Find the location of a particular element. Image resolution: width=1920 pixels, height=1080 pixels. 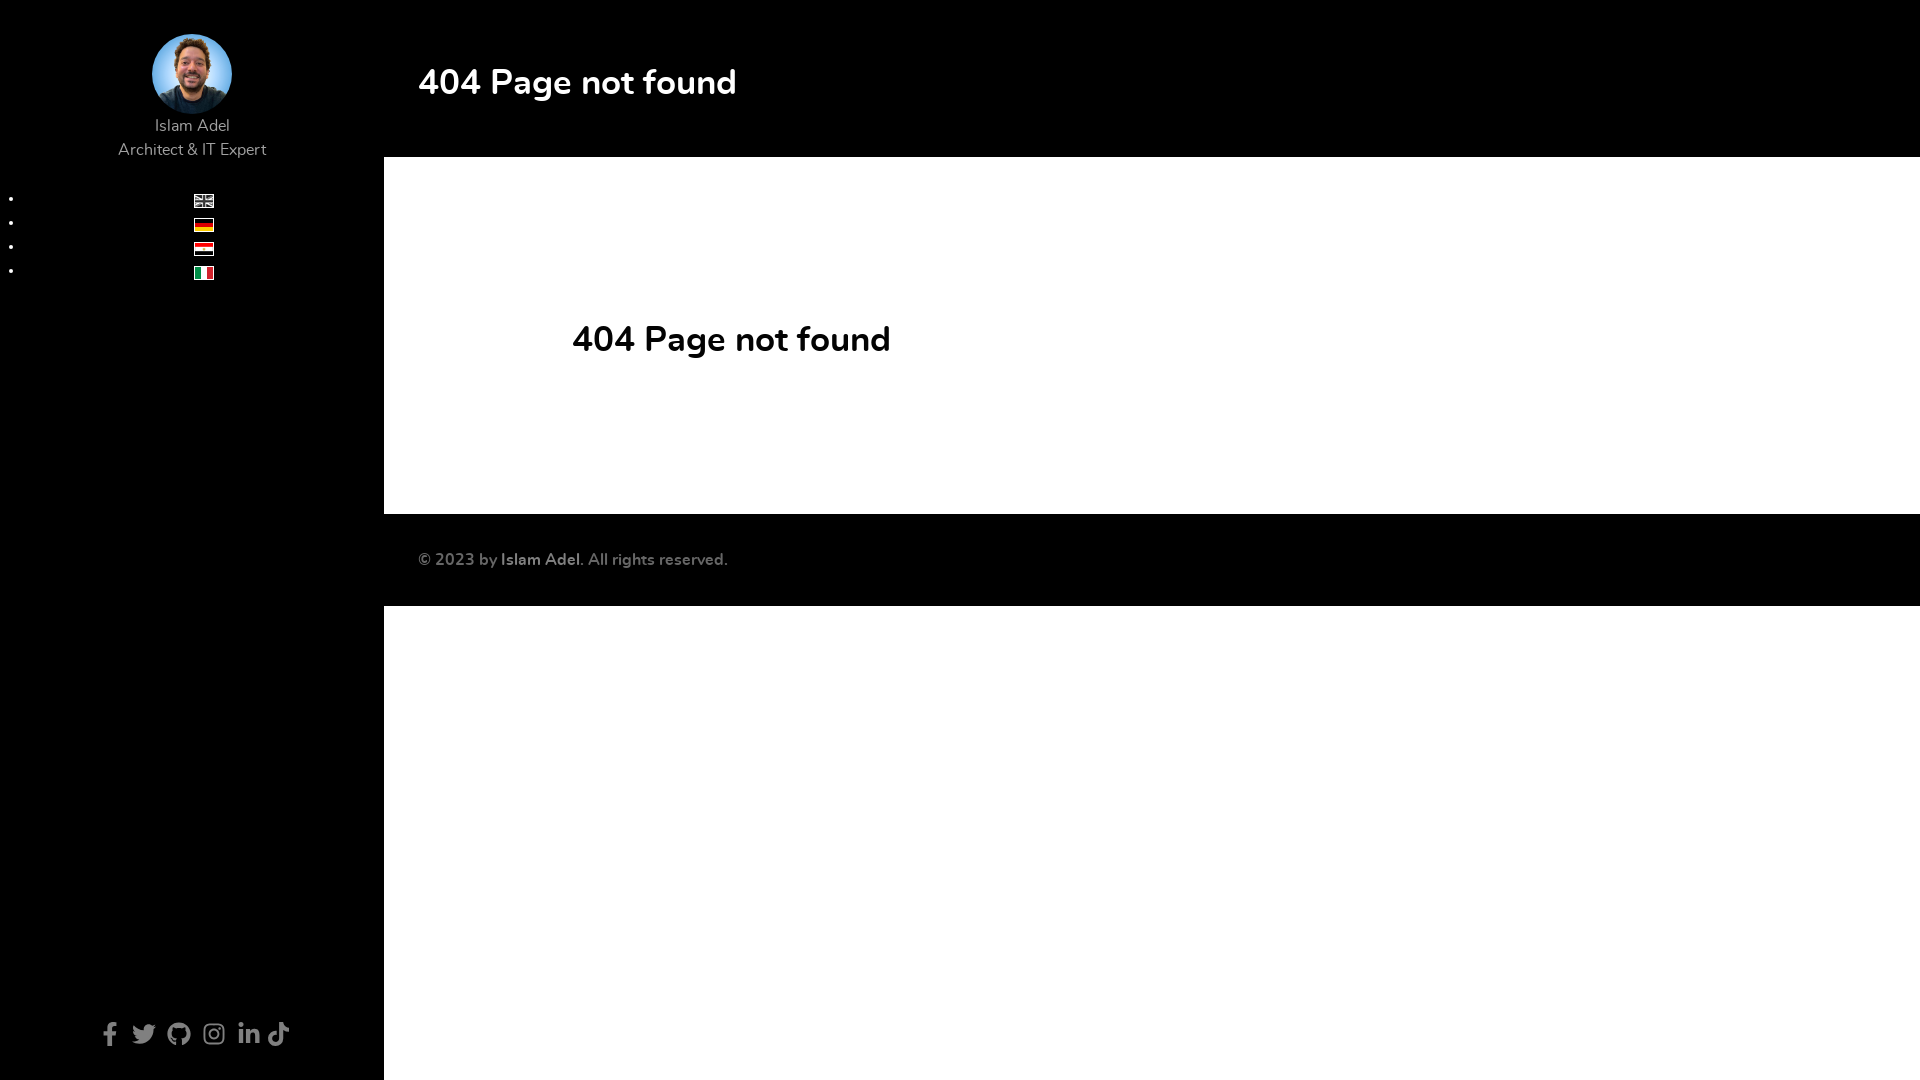

'English (UK)' is located at coordinates (204, 200).